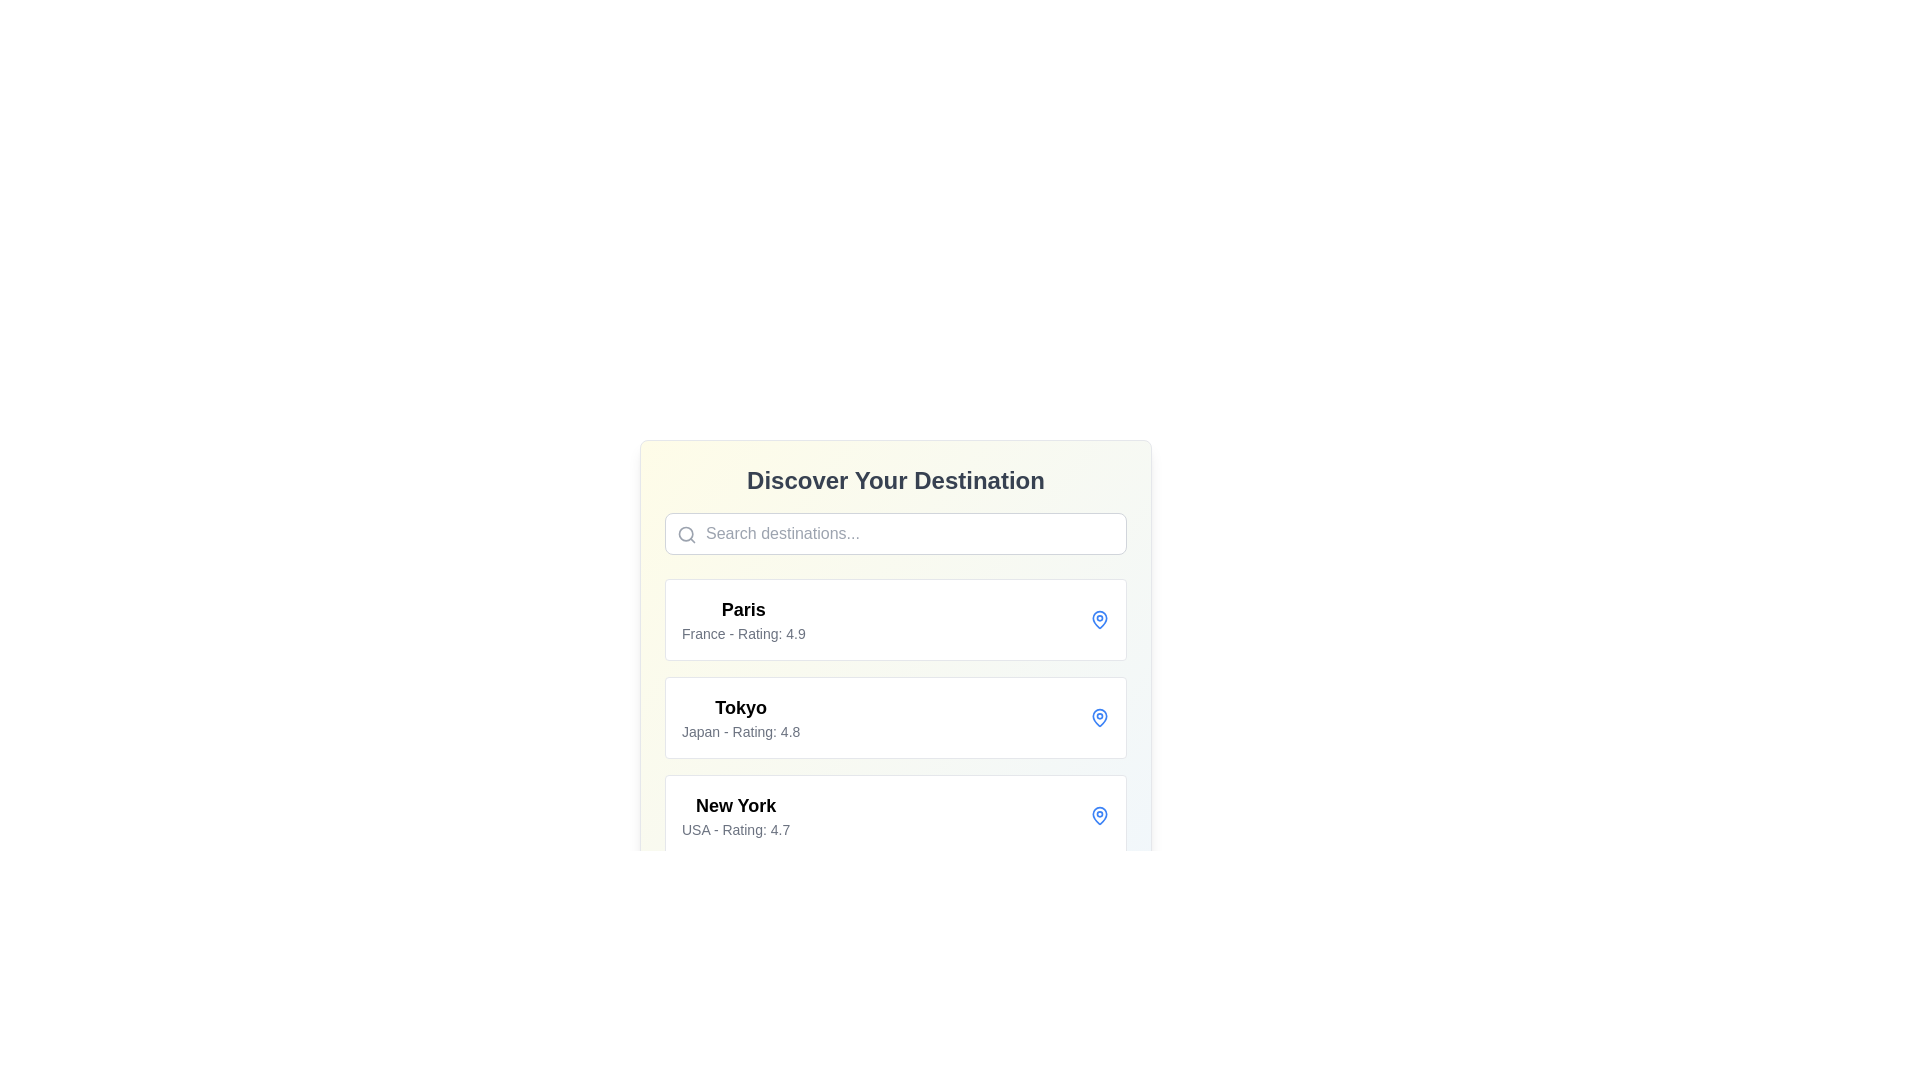  Describe the element at coordinates (1098, 716) in the screenshot. I see `the blue pin icon that is the rightmost component of the list item labeled 'Tokyo'` at that location.